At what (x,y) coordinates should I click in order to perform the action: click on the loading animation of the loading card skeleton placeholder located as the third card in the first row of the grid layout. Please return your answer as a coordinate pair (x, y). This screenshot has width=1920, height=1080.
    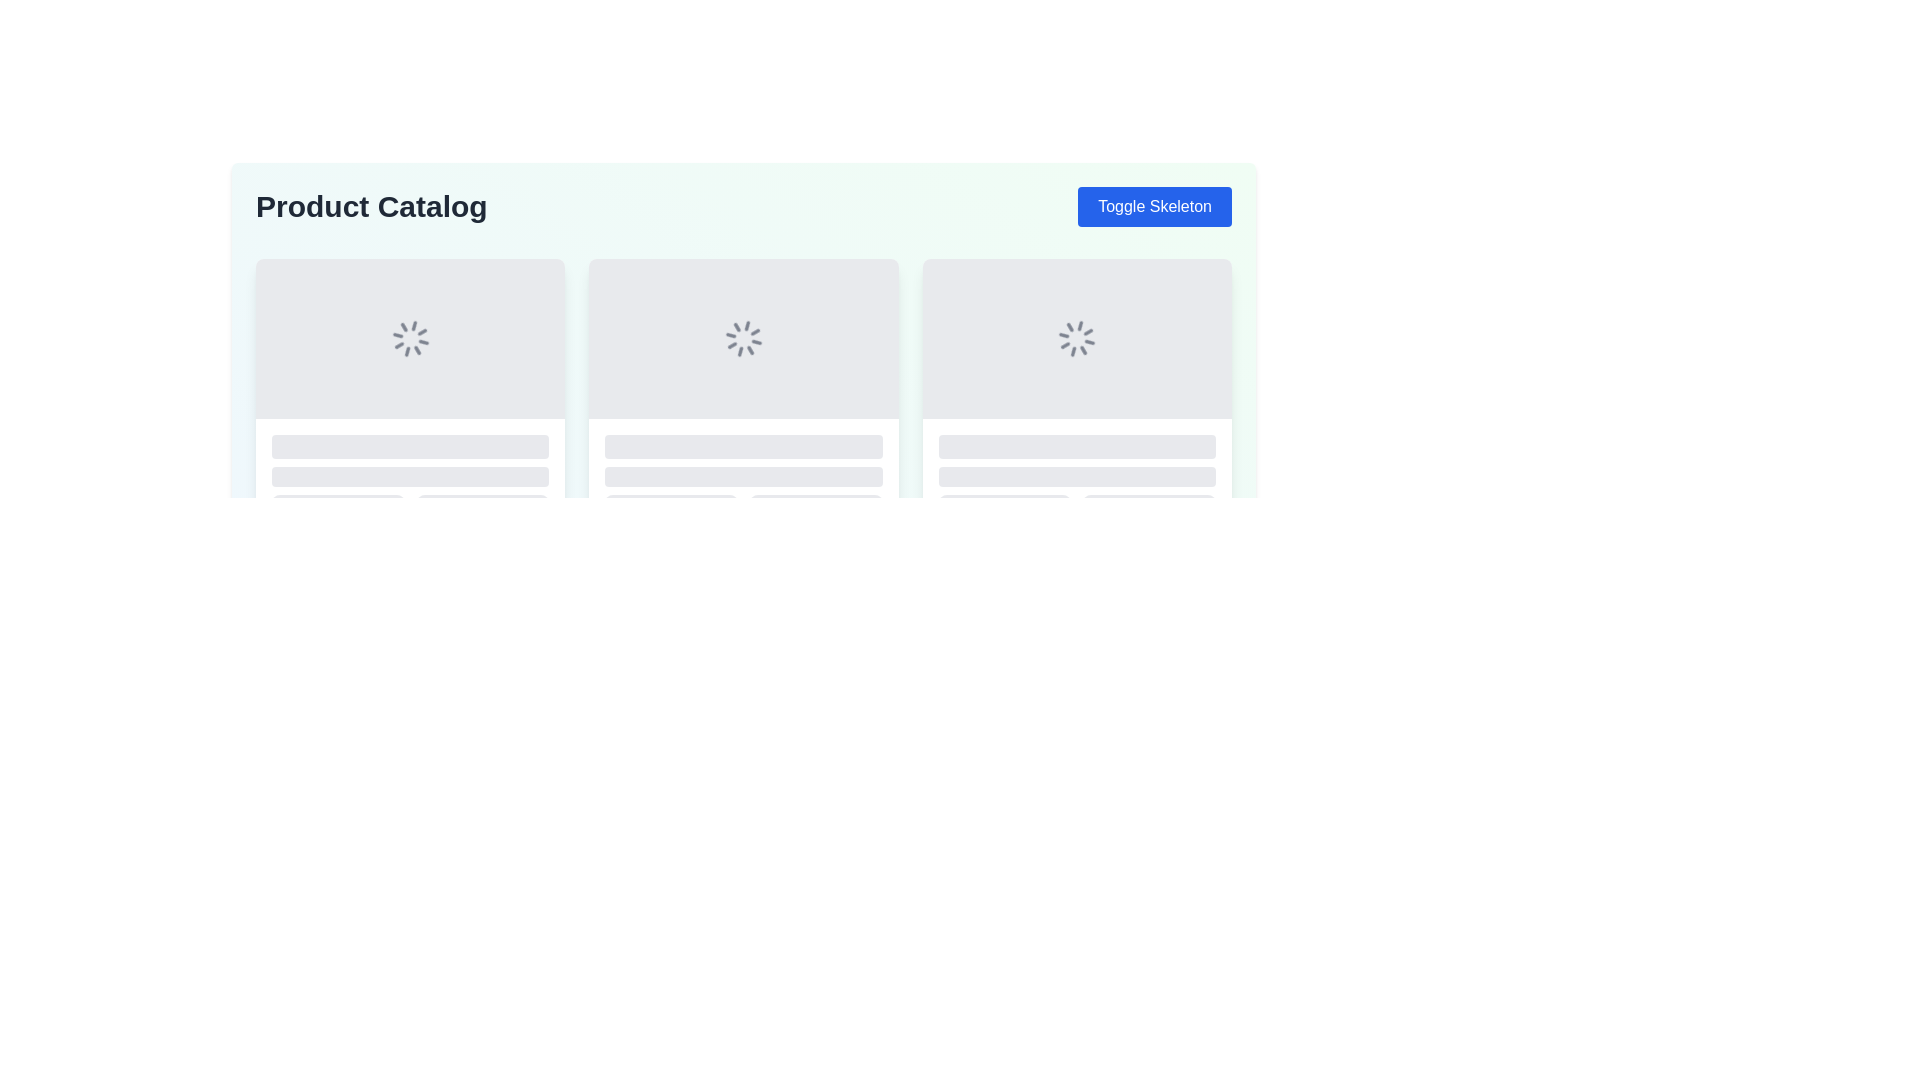
    Looking at the image, I should click on (1076, 393).